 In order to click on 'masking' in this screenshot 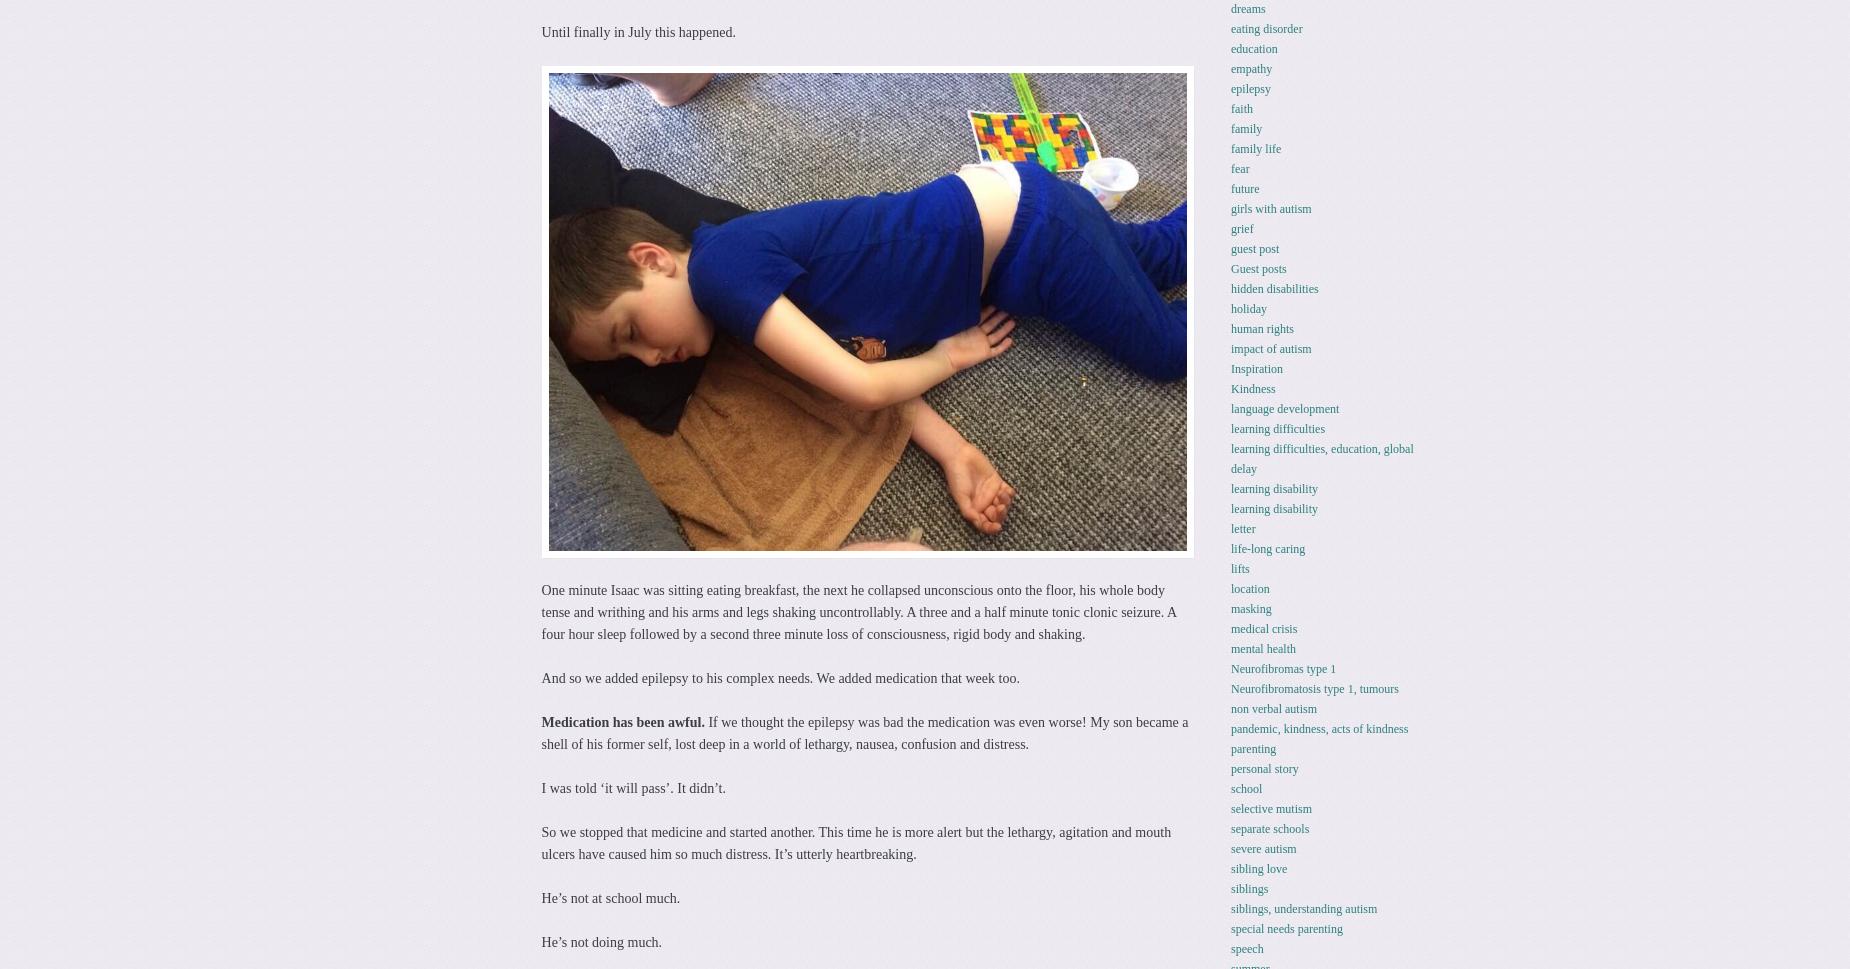, I will do `click(1249, 607)`.